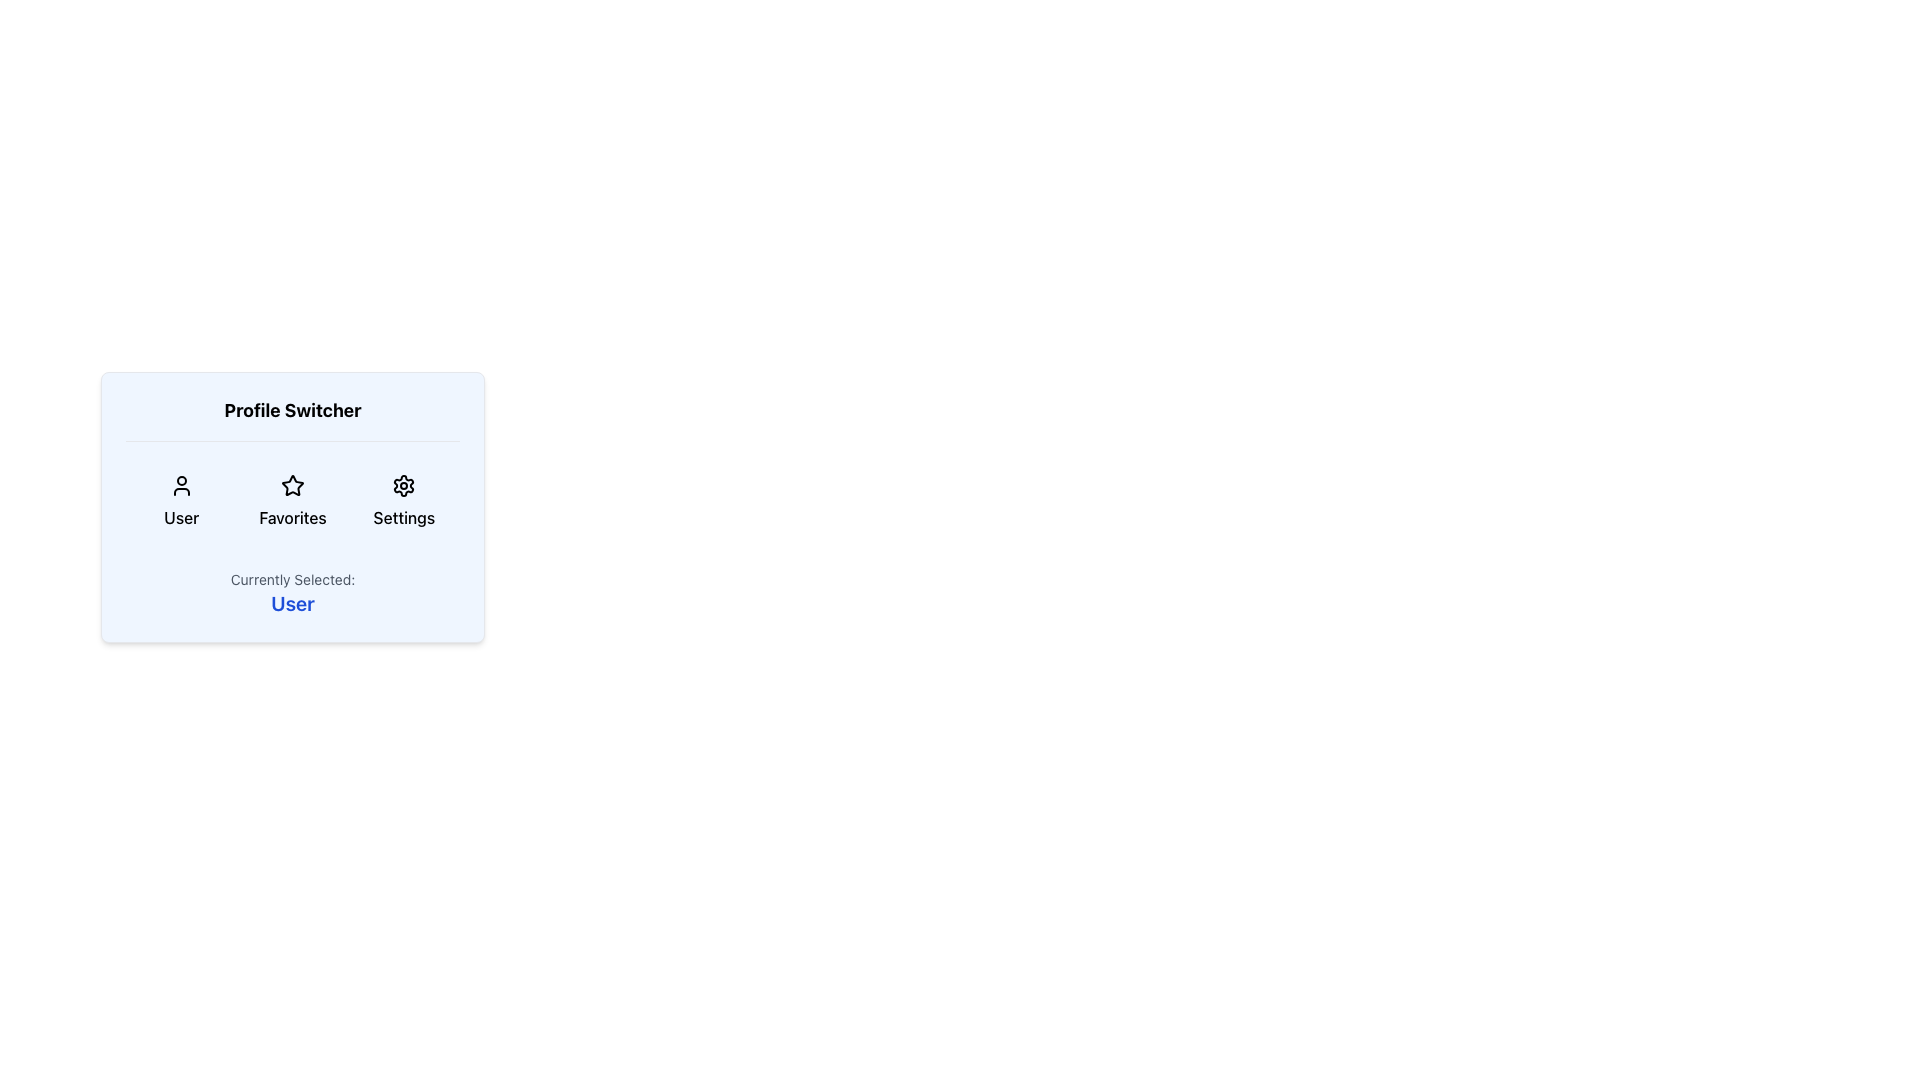 The width and height of the screenshot is (1920, 1080). I want to click on the 'Favorites' icon/button located in the center of a horizontal group of three icons, positioned below the 'Profile Switcher' header and above the 'Currently Selected: User' text, to interact with the Favorites feature, so click(291, 485).